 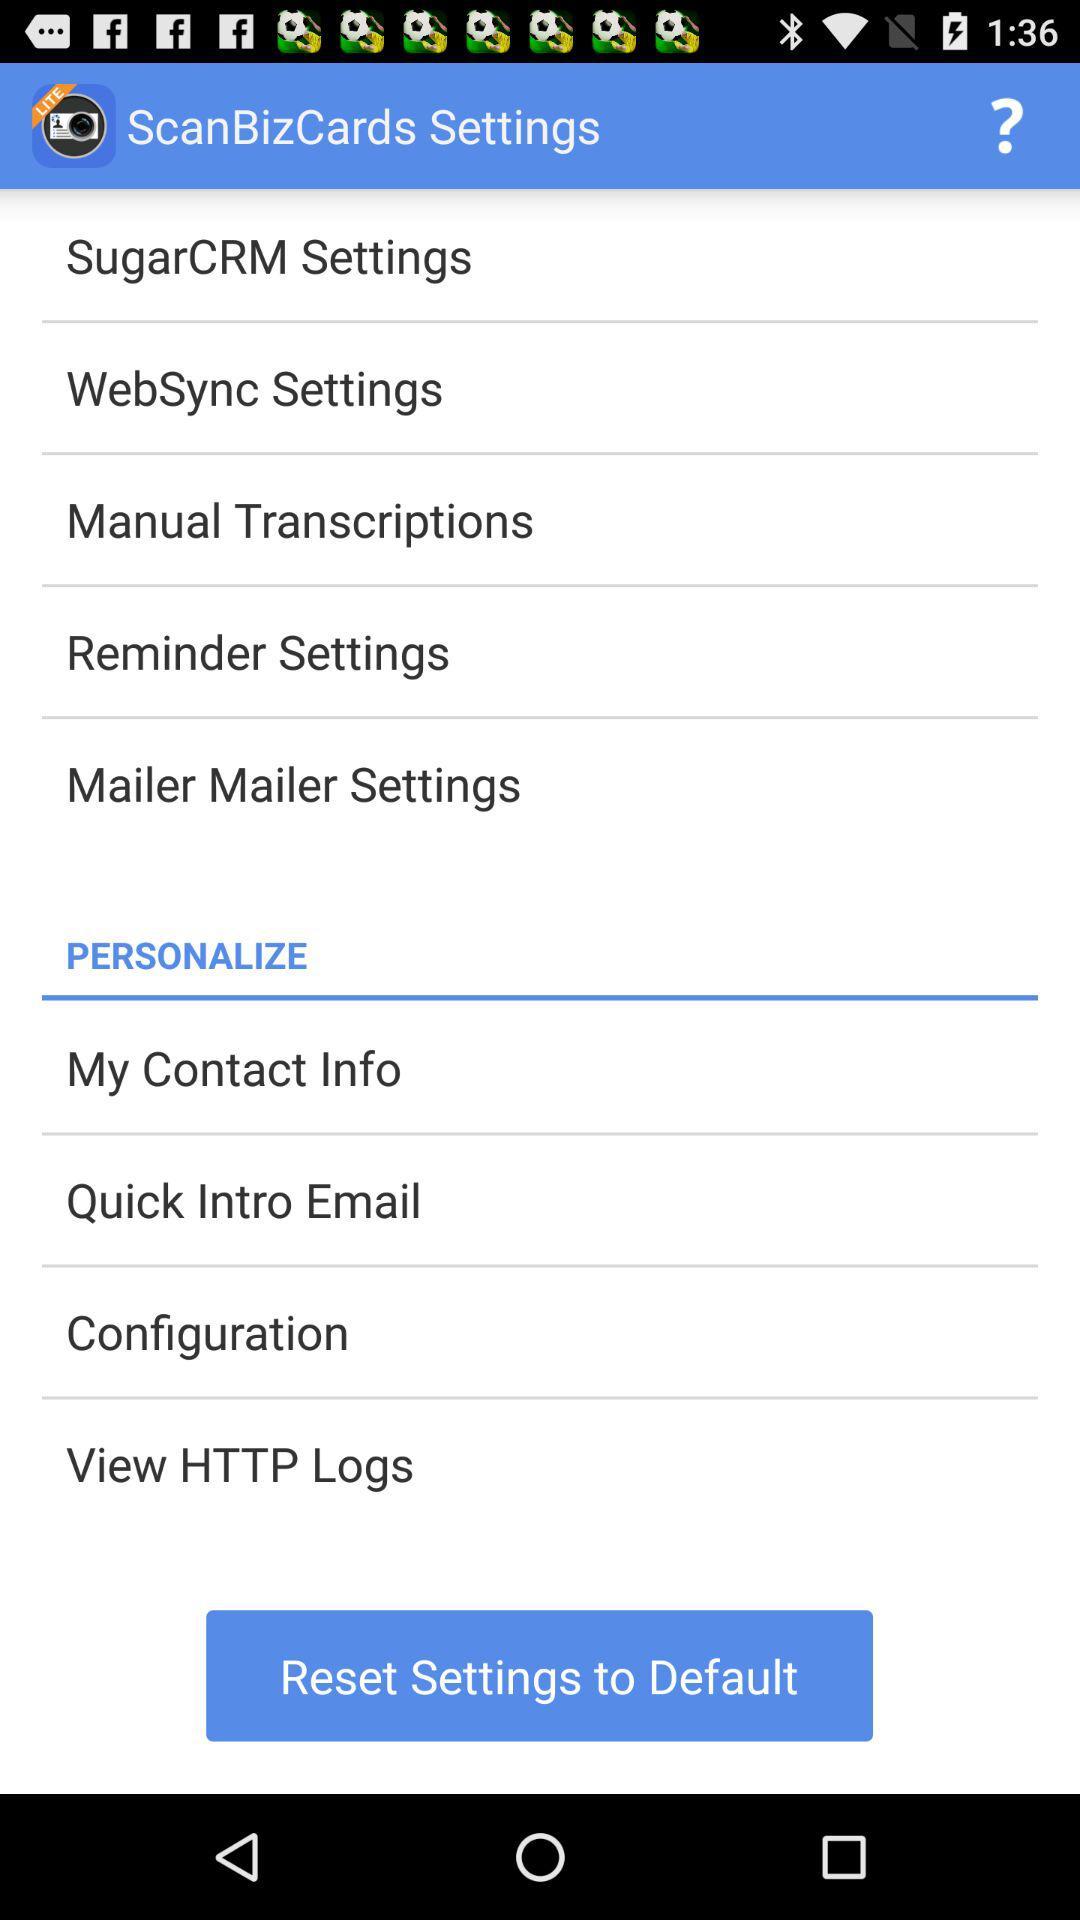 I want to click on the app below the quick intro email, so click(x=551, y=1331).